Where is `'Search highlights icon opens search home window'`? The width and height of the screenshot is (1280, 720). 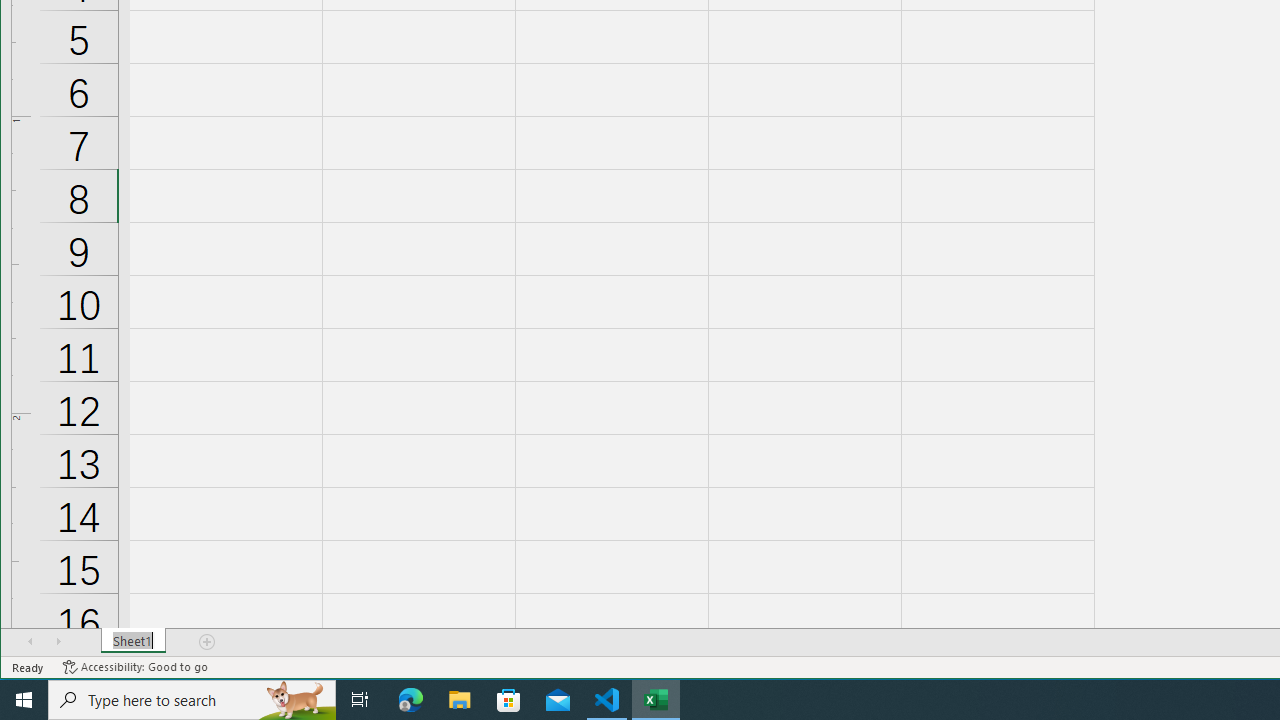
'Search highlights icon opens search home window' is located at coordinates (294, 698).